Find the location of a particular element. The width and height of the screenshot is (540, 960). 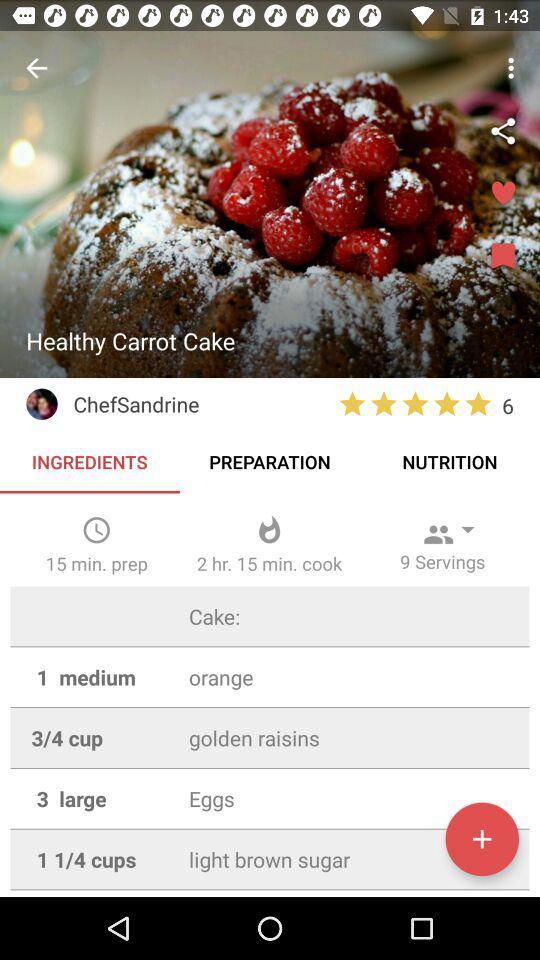

the bookmark icon is located at coordinates (502, 256).